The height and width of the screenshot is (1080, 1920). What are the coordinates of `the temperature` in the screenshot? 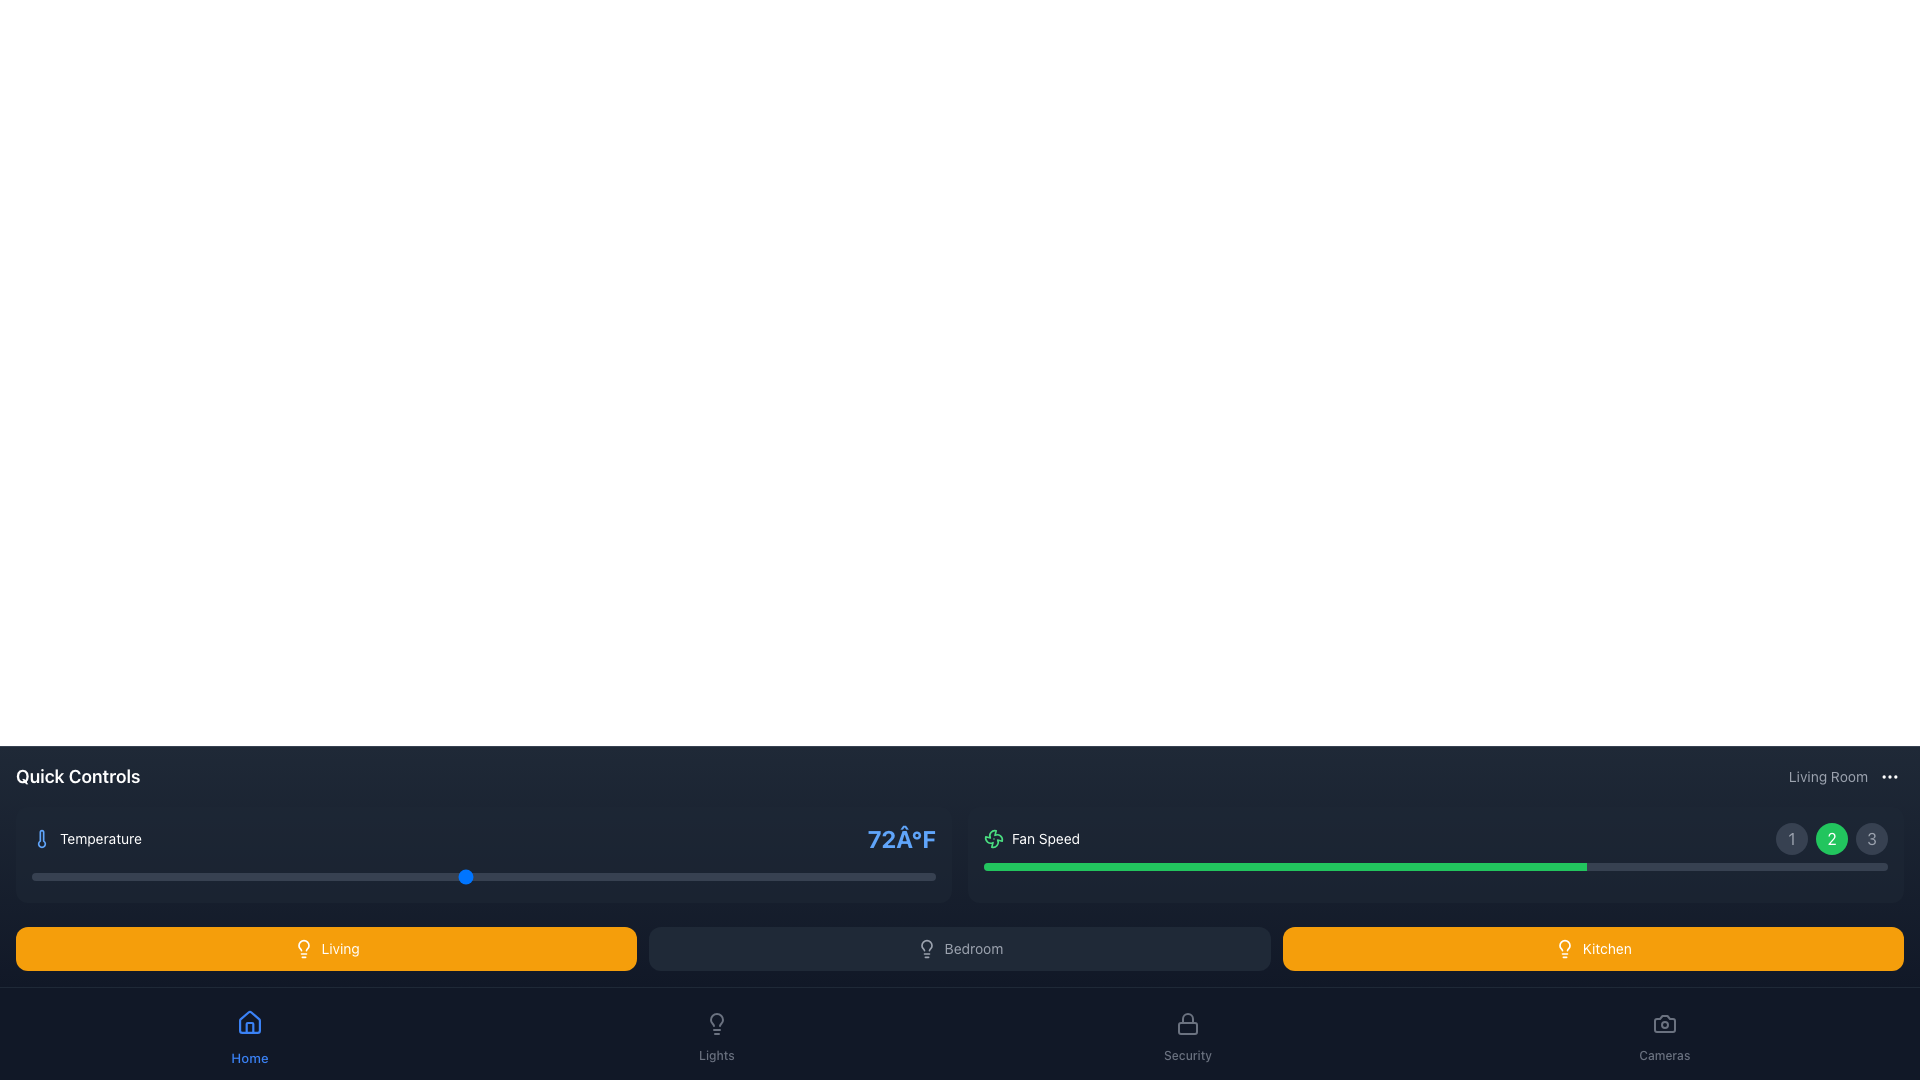 It's located at (682, 875).